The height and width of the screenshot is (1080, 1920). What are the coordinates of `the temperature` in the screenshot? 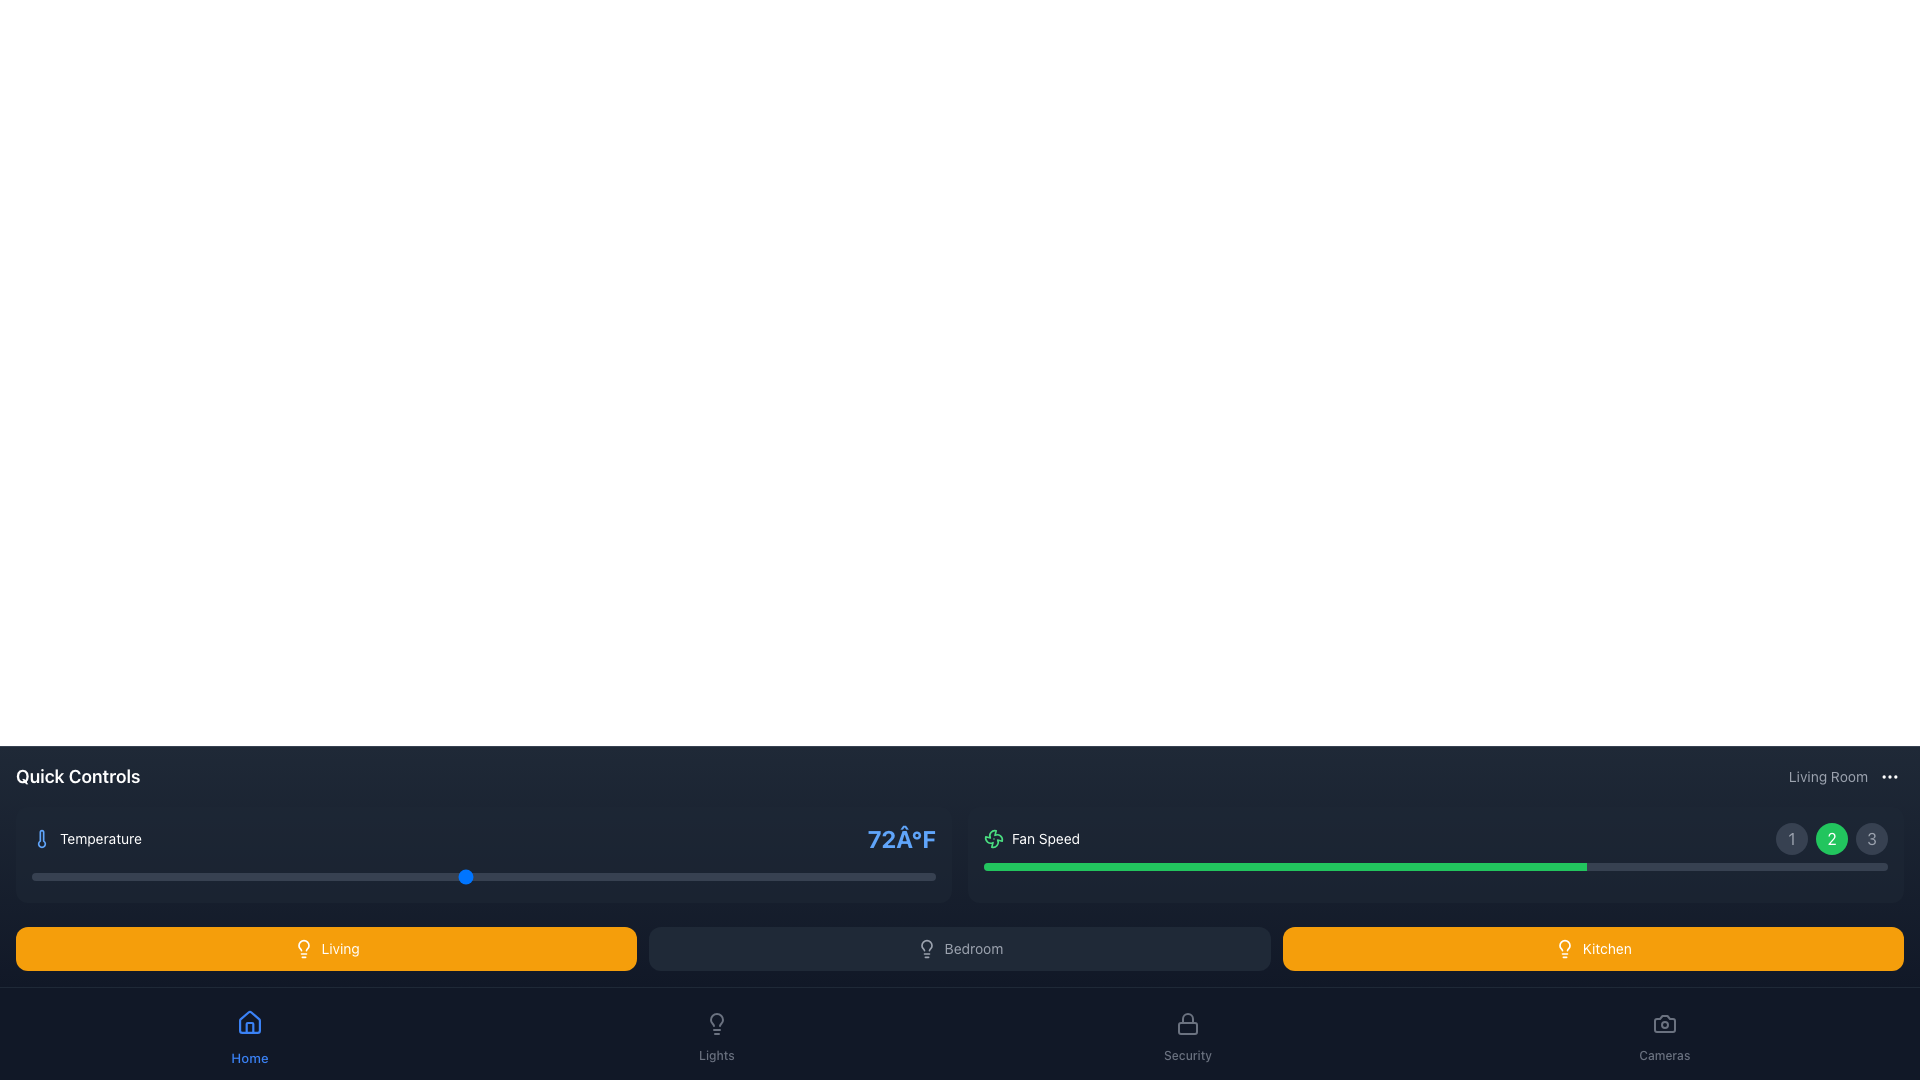 It's located at (682, 875).